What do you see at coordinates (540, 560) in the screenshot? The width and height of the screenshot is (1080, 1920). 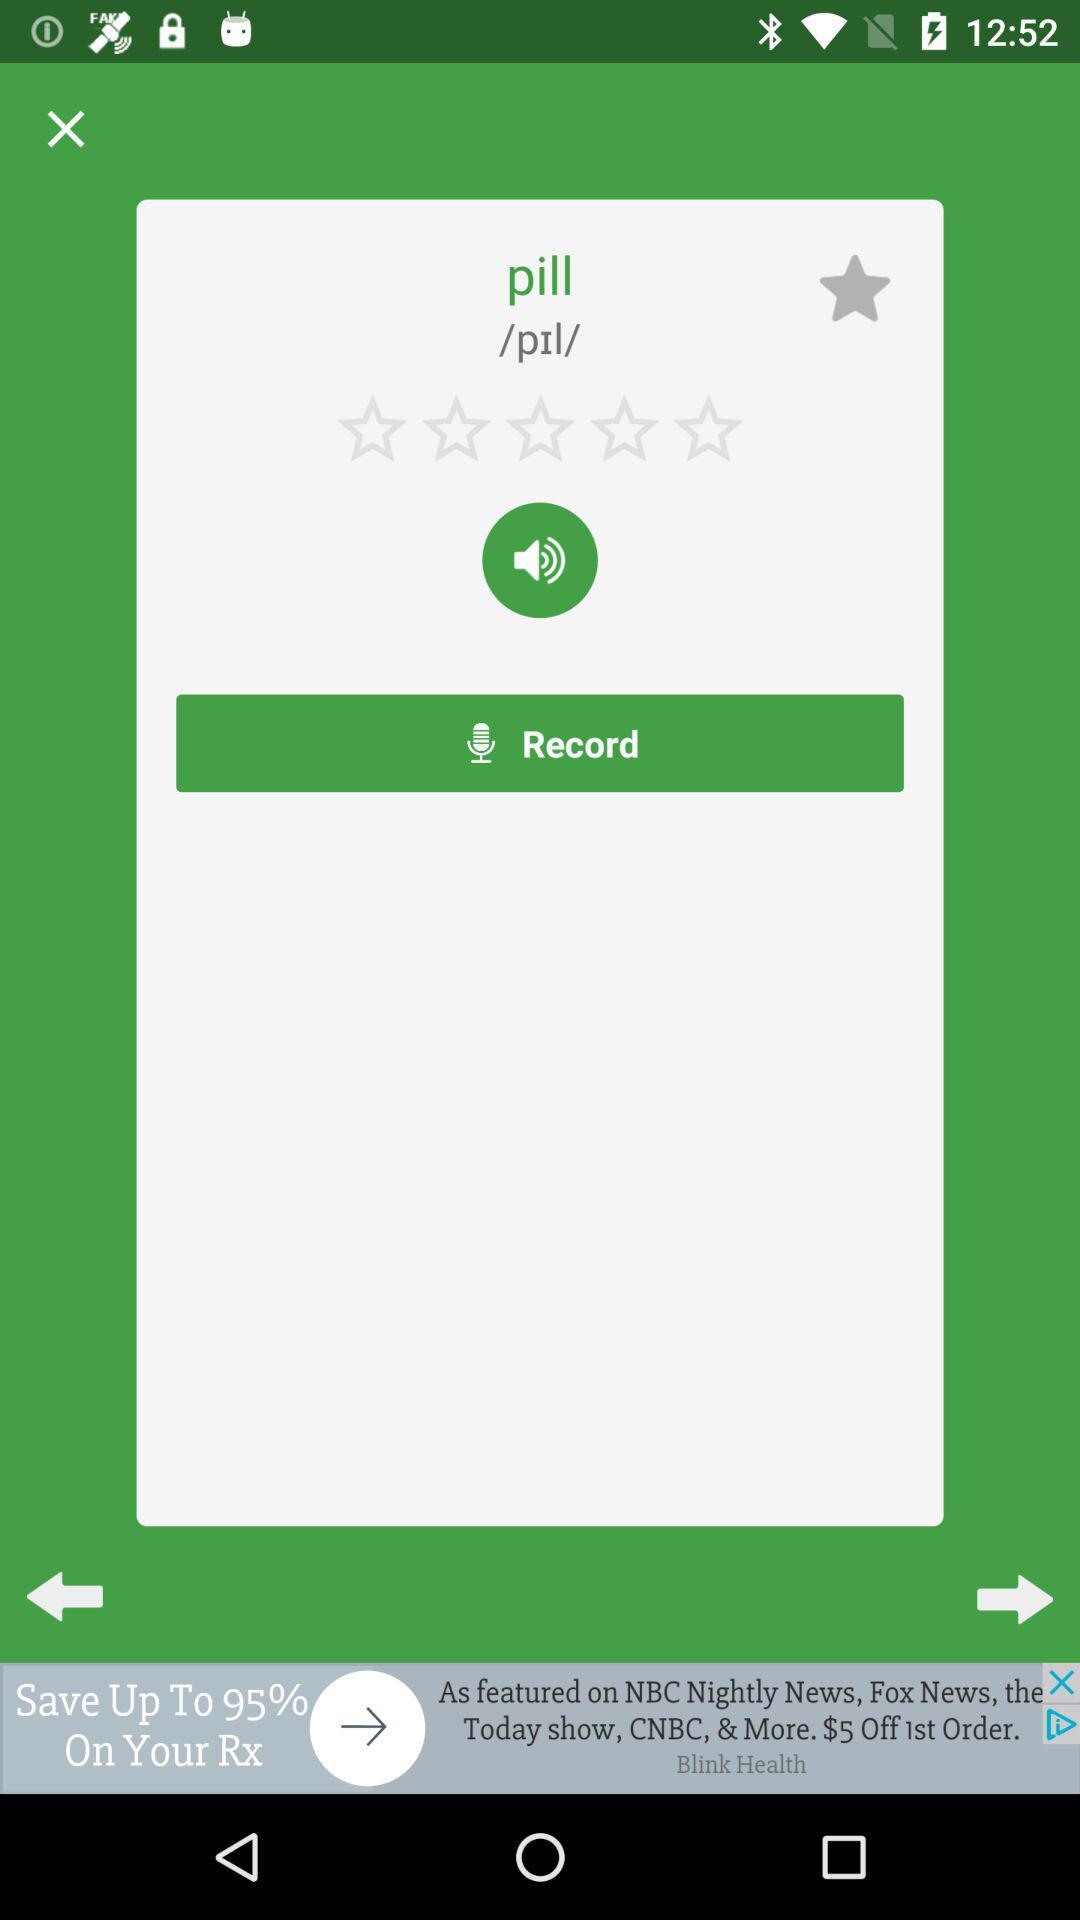 I see `the word` at bounding box center [540, 560].